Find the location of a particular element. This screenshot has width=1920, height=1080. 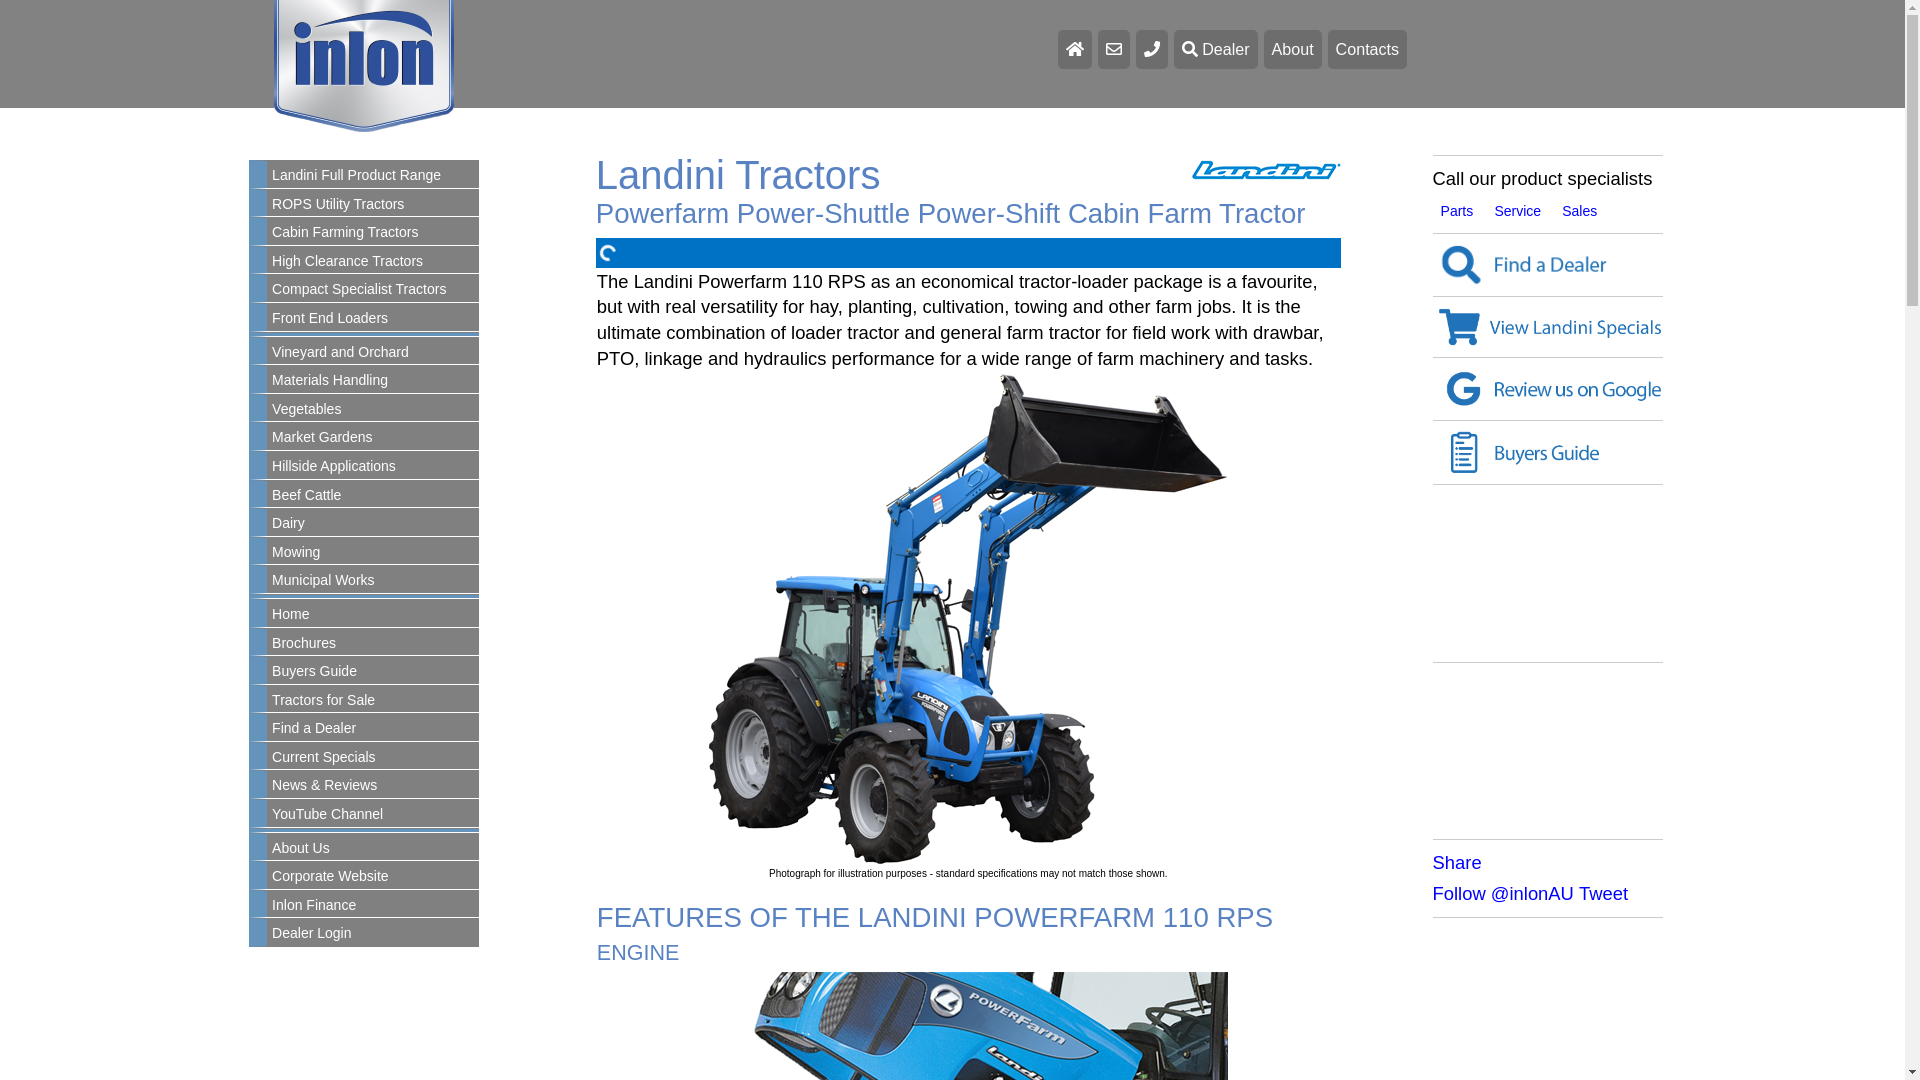

'Landini Full Product Range' is located at coordinates (373, 175).